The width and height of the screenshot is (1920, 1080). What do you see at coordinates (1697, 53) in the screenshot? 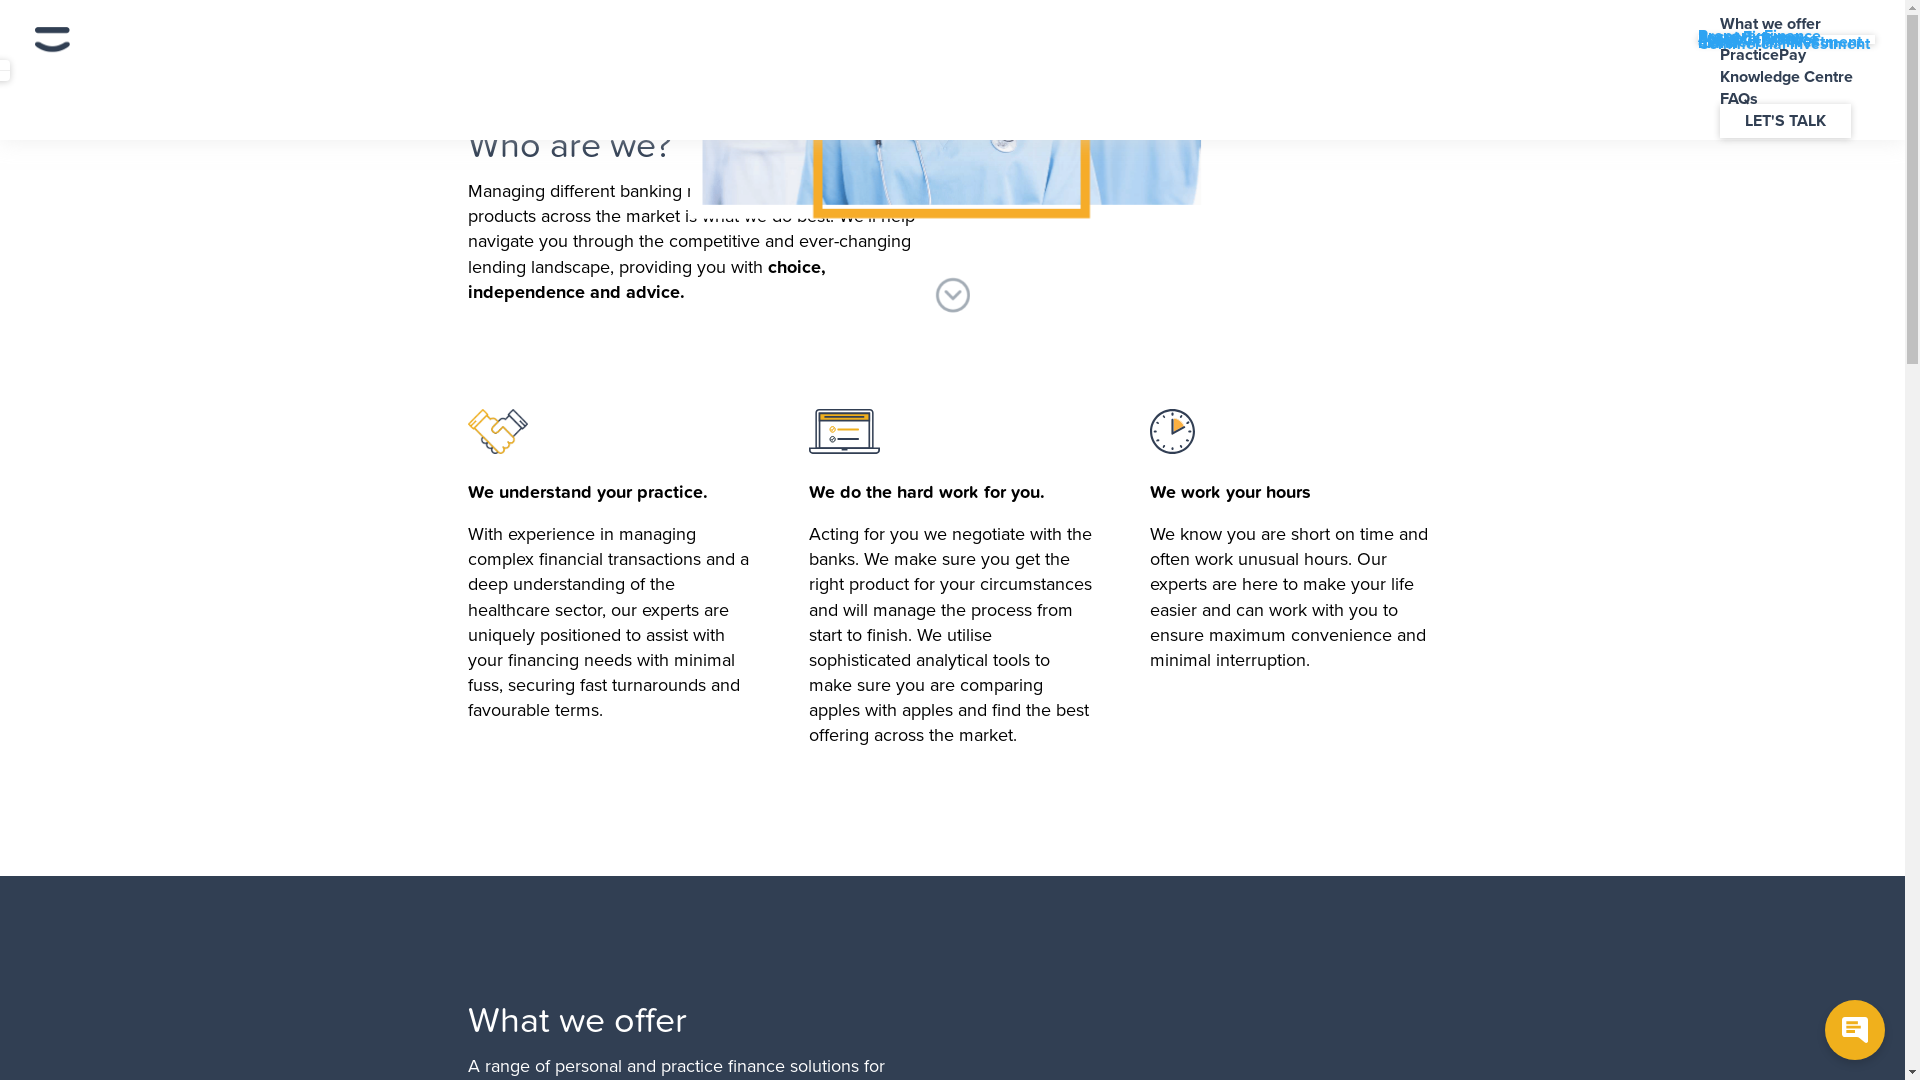
I see `'PracticePay'` at bounding box center [1697, 53].